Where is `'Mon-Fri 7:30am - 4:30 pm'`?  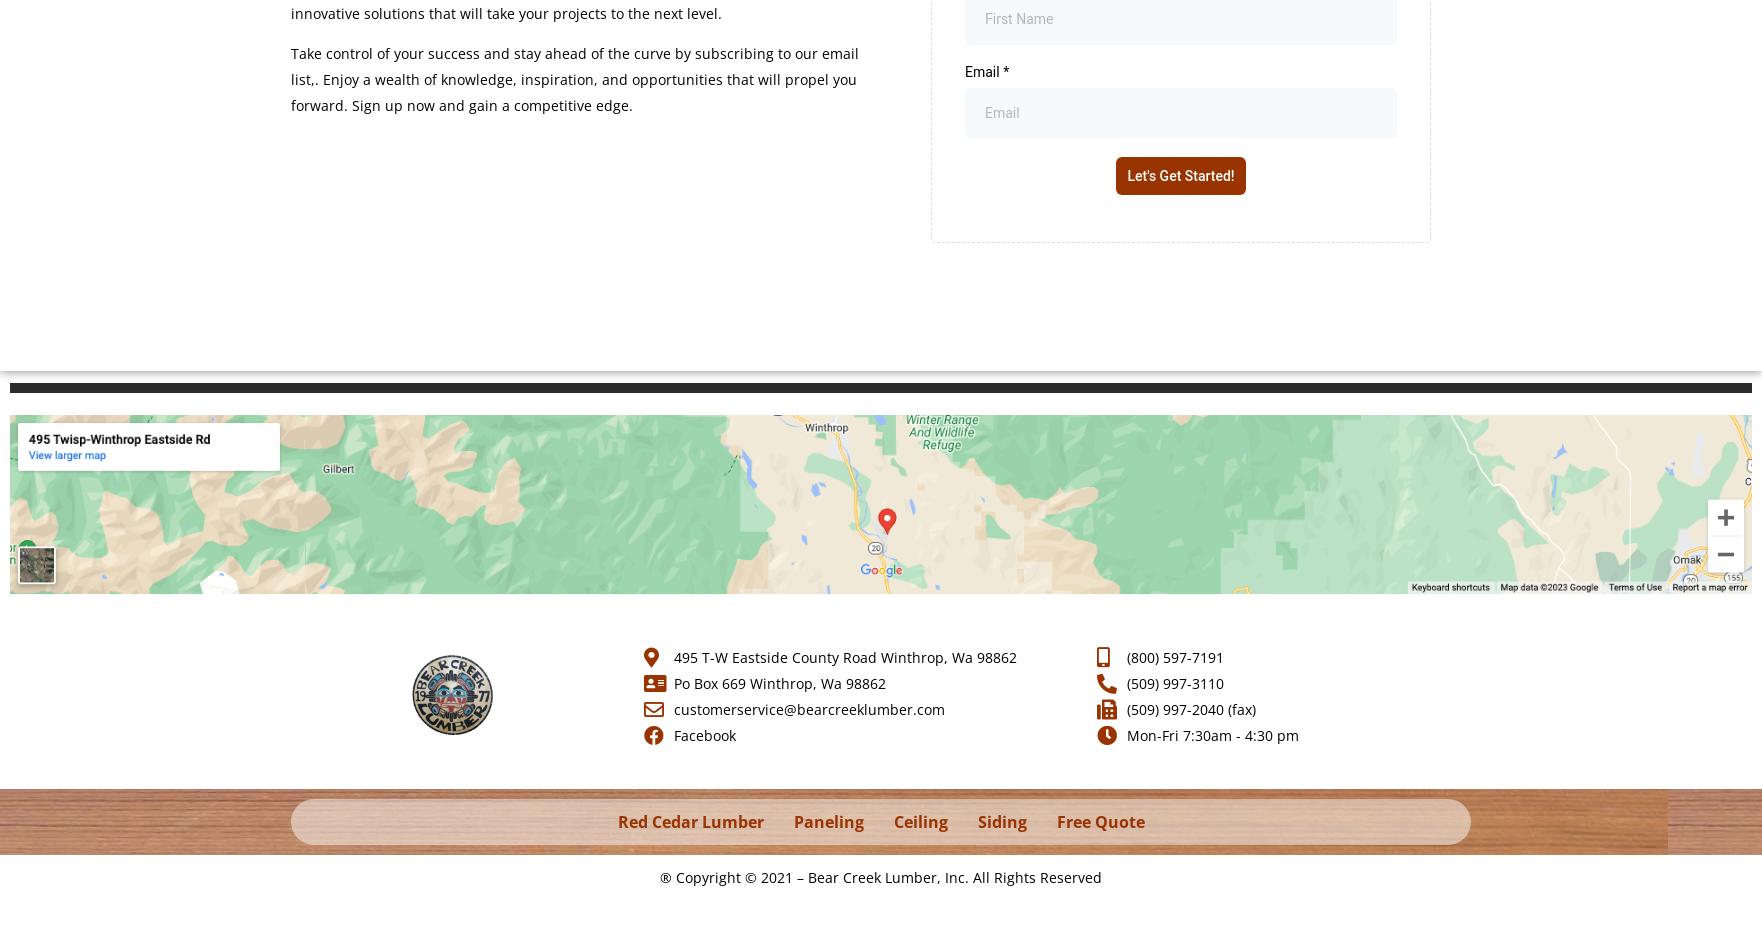 'Mon-Fri 7:30am - 4:30 pm' is located at coordinates (1212, 734).